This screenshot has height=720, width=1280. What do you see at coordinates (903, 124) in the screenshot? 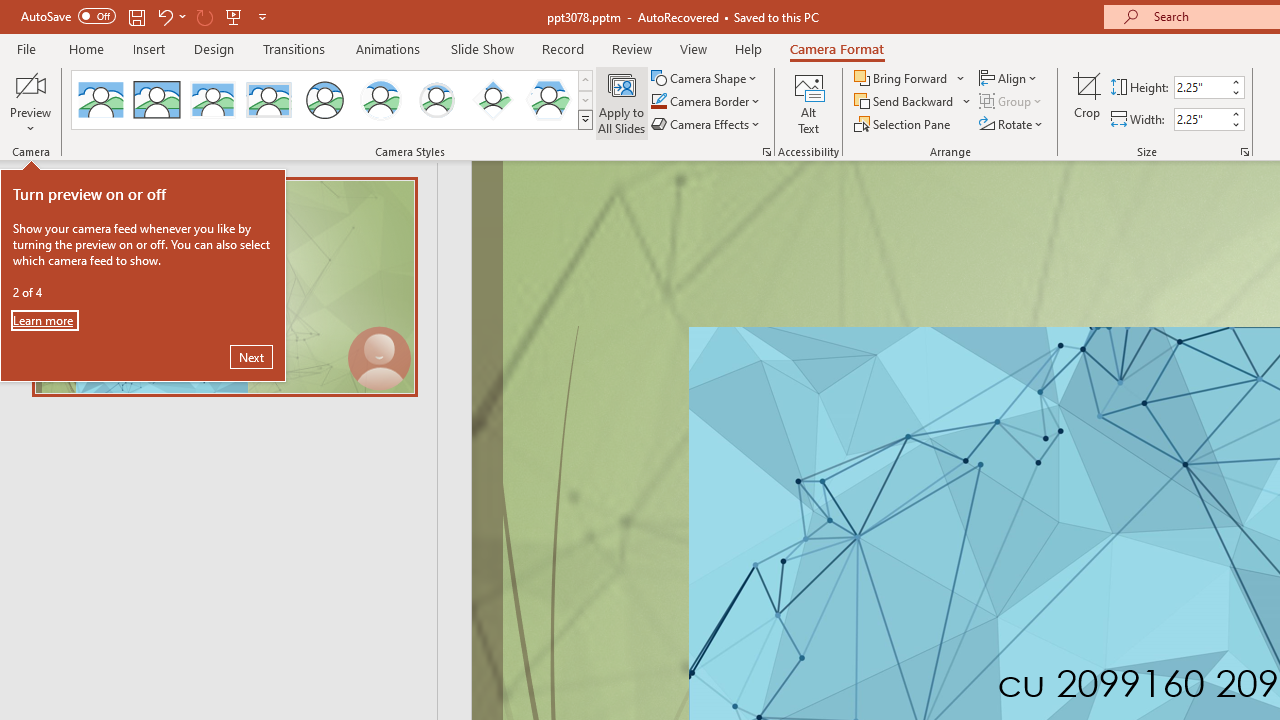
I see `'Selection Pane...'` at bounding box center [903, 124].